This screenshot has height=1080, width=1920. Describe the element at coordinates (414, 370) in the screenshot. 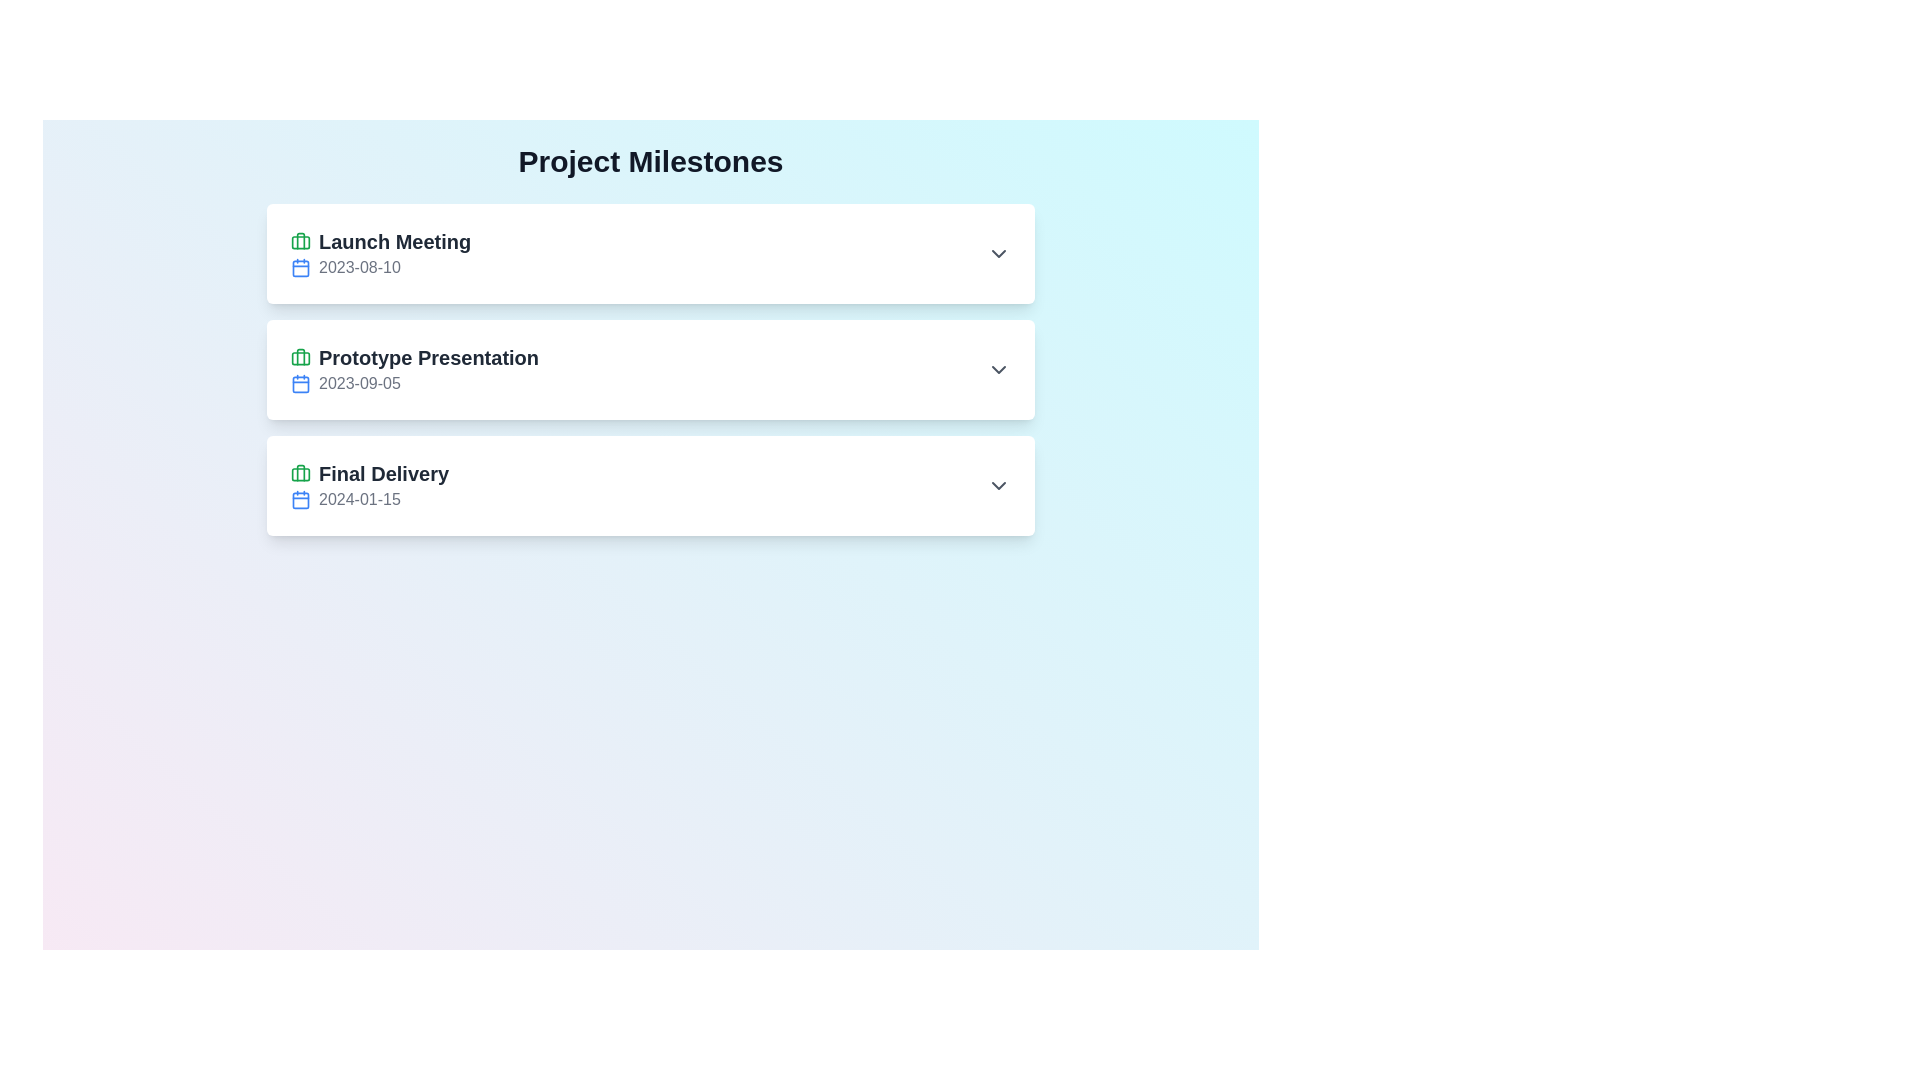

I see `details of the second milestone item in the Project Milestones section, which provides information about the title and date of the milestone` at that location.